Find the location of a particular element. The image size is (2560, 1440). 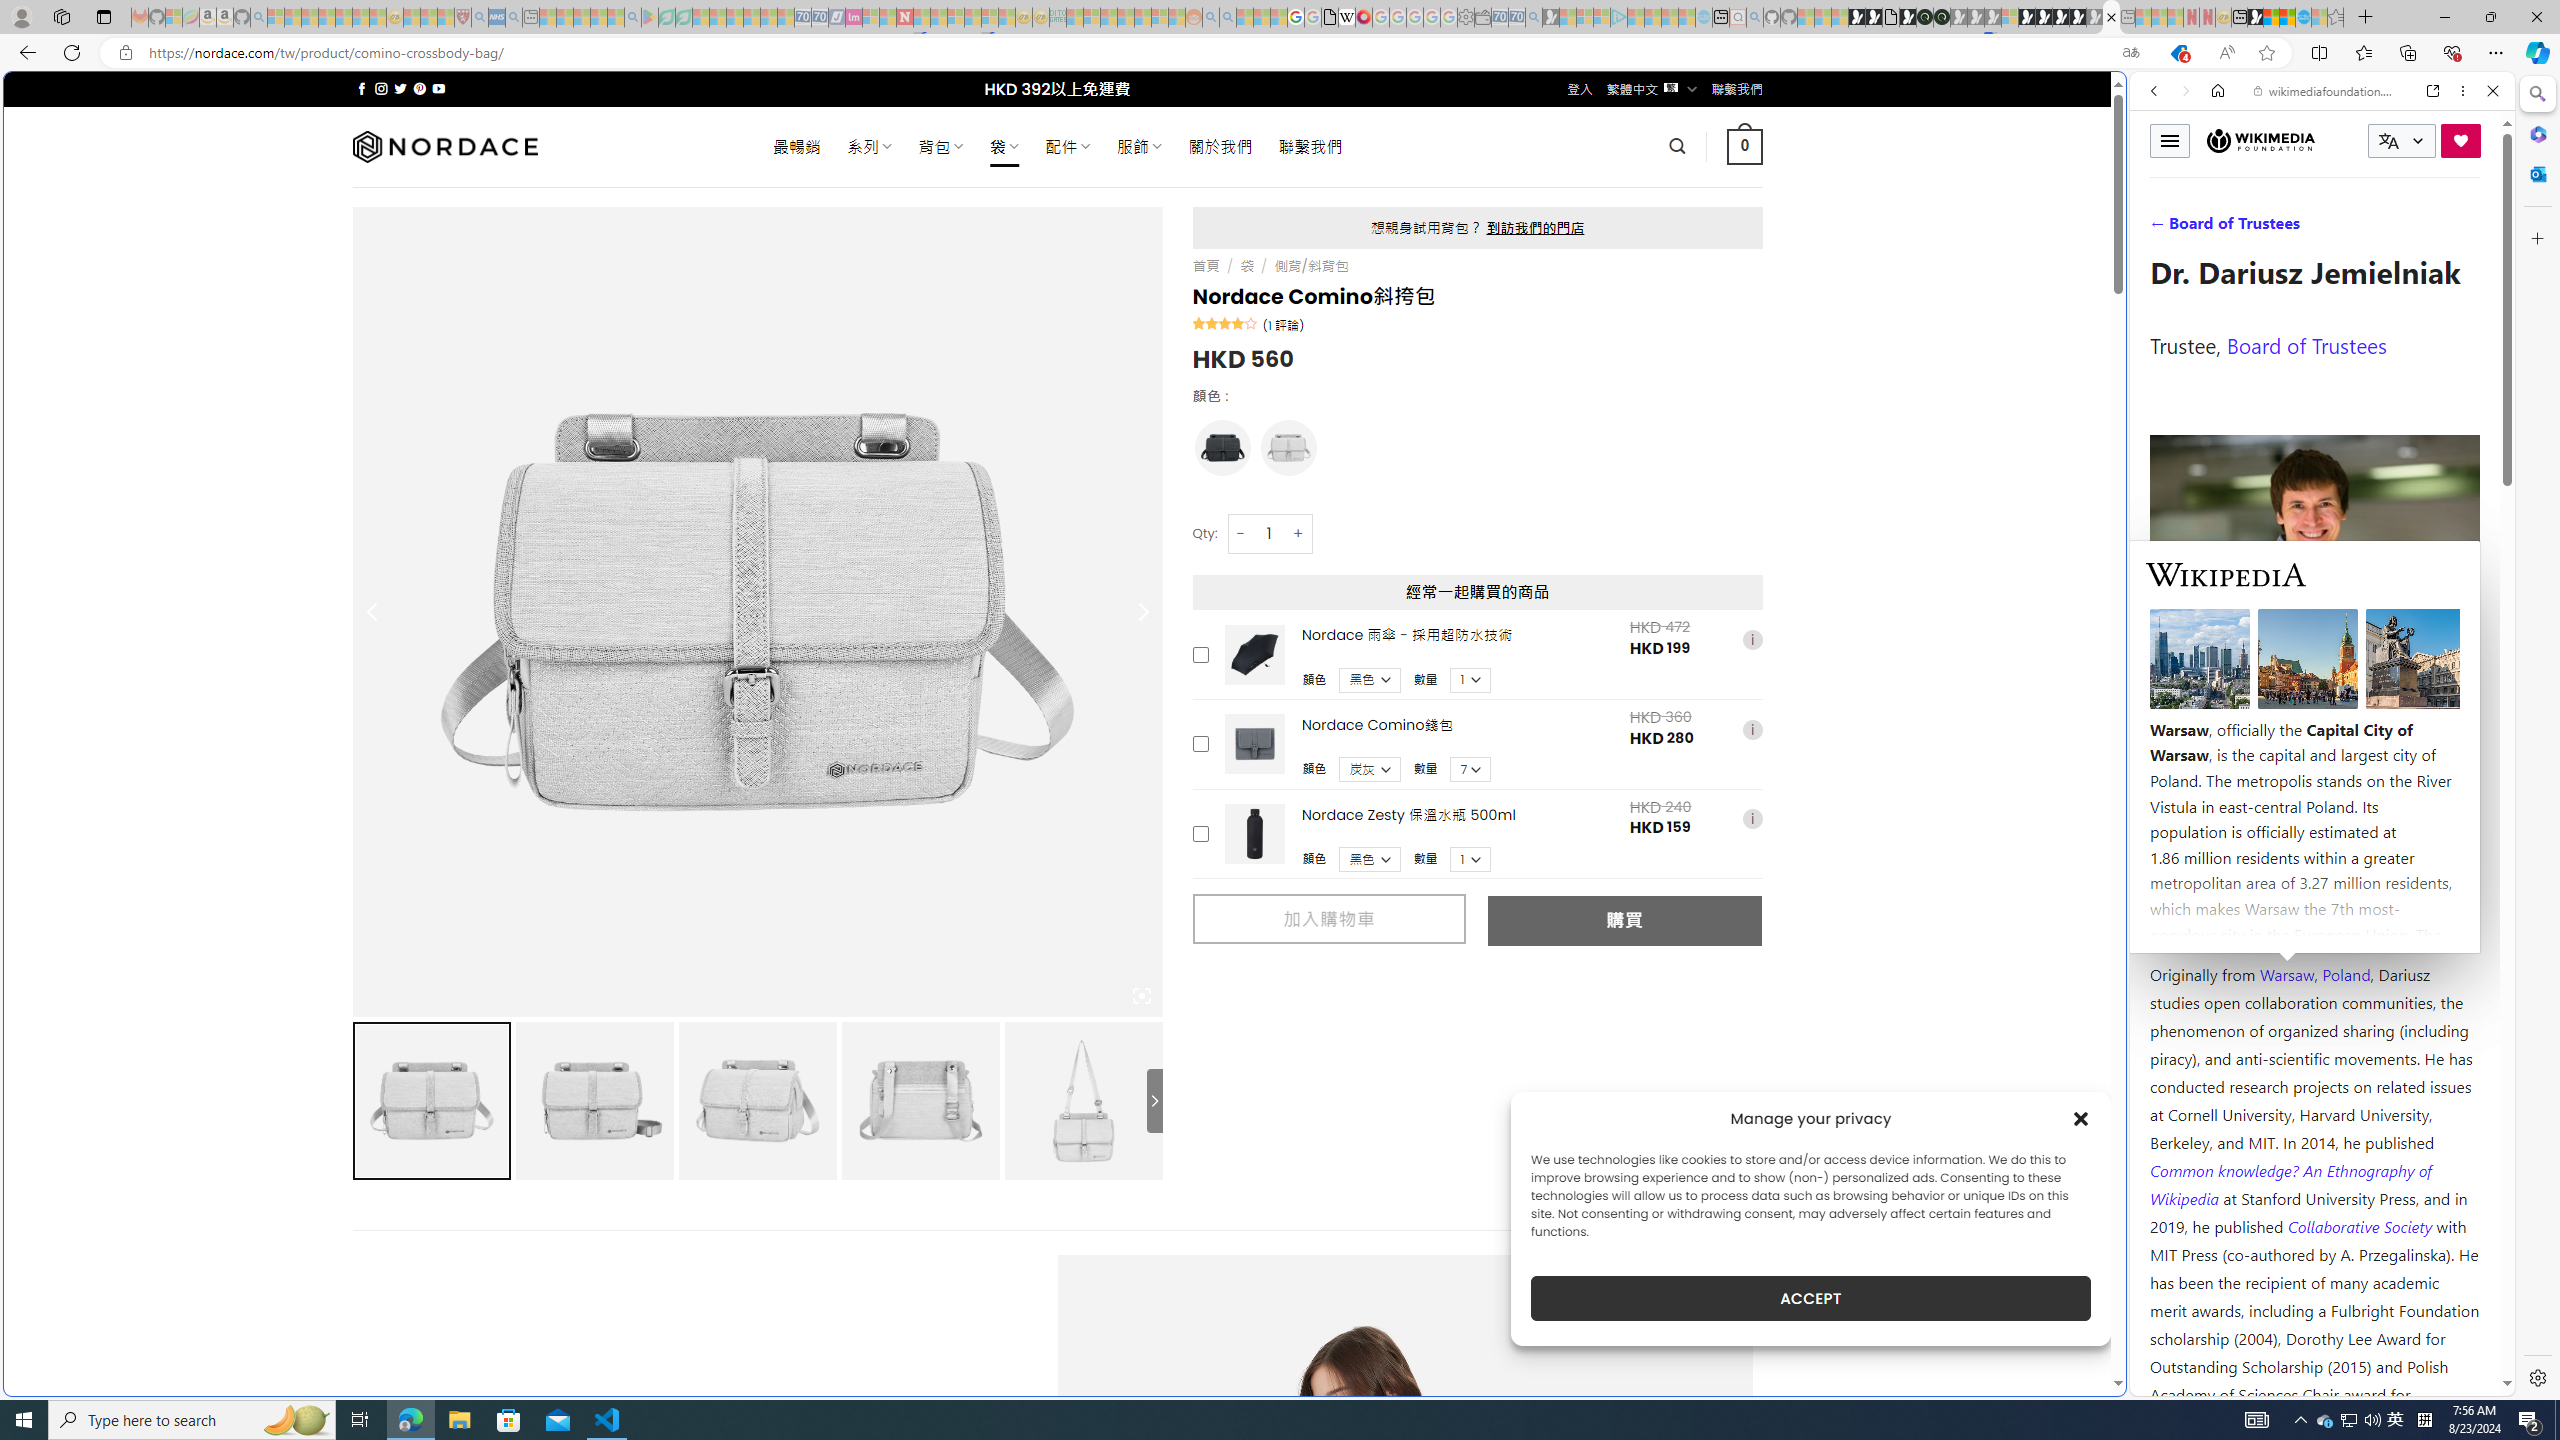

'Services - Maintenance | Sky Blue Bikes - Sky Blue Bikes' is located at coordinates (2302, 16).